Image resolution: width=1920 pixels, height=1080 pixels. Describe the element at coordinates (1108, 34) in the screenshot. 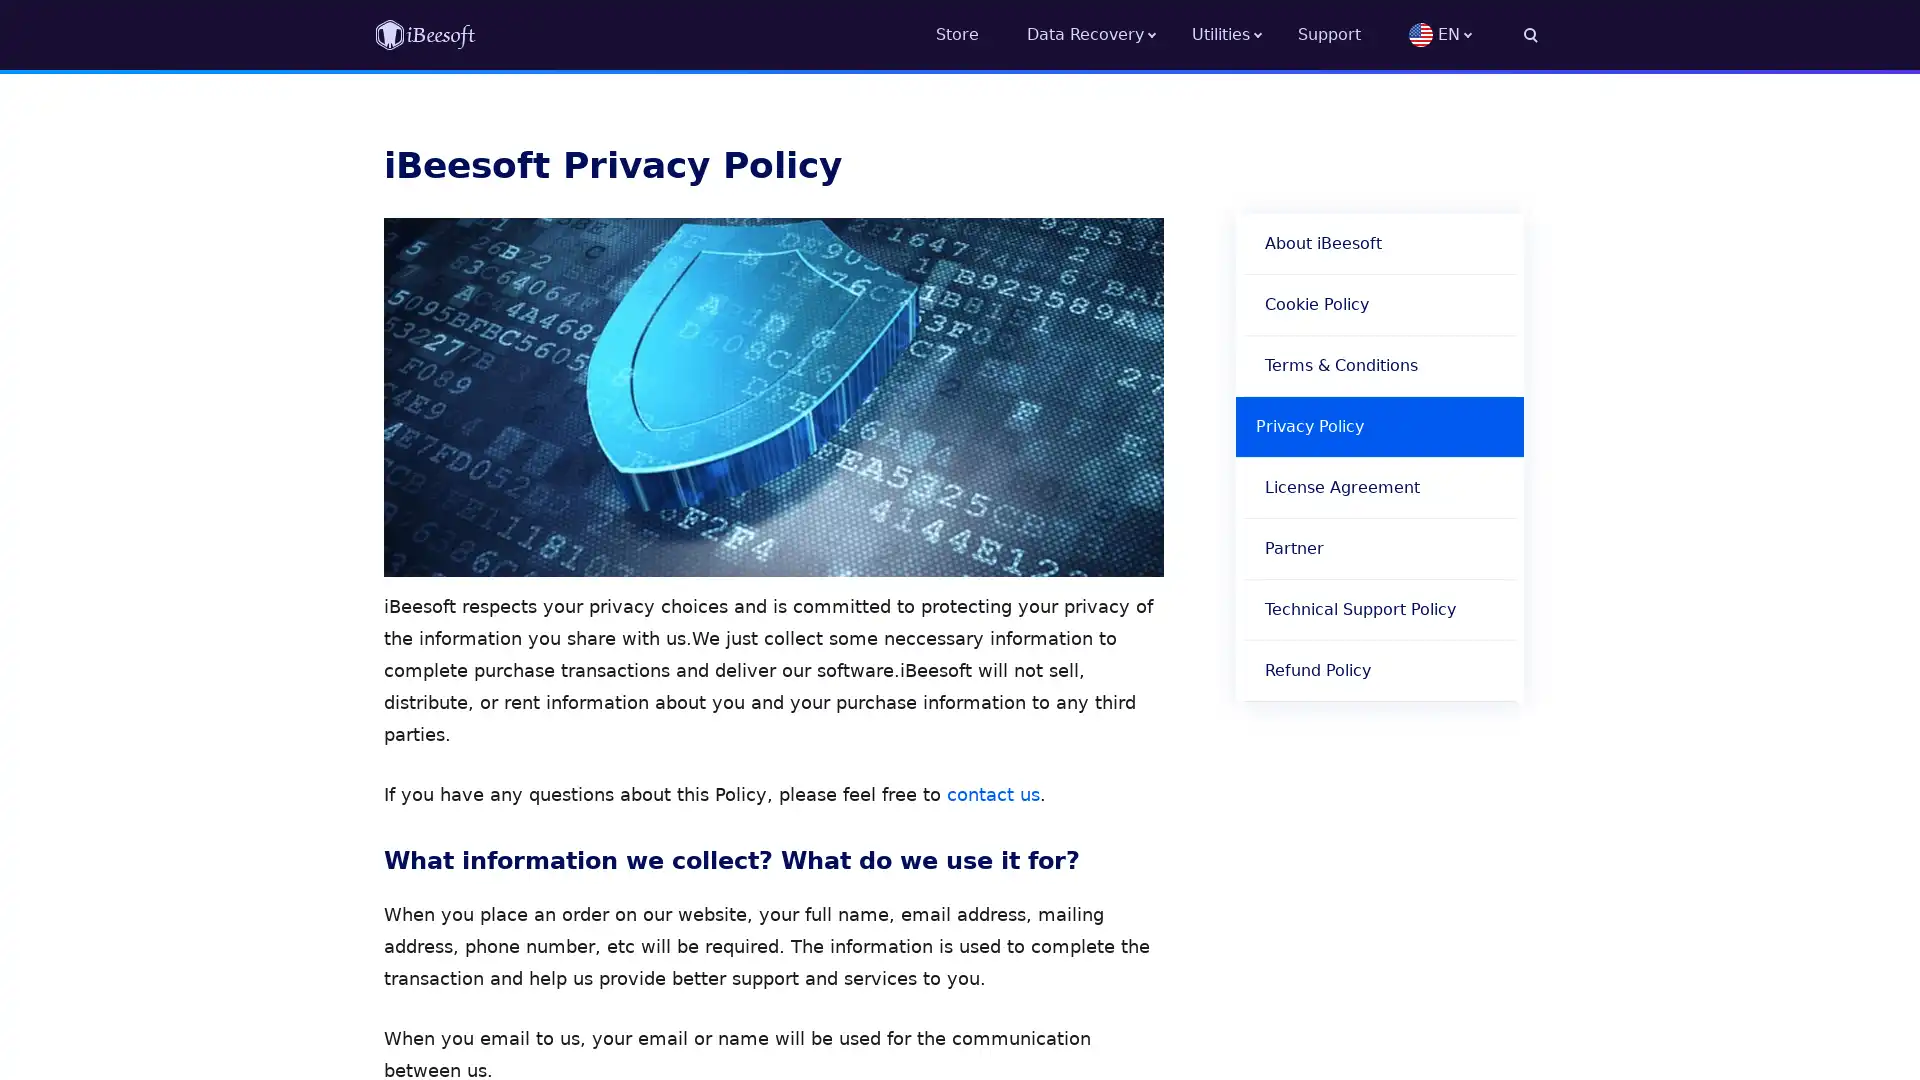

I see `products` at that location.